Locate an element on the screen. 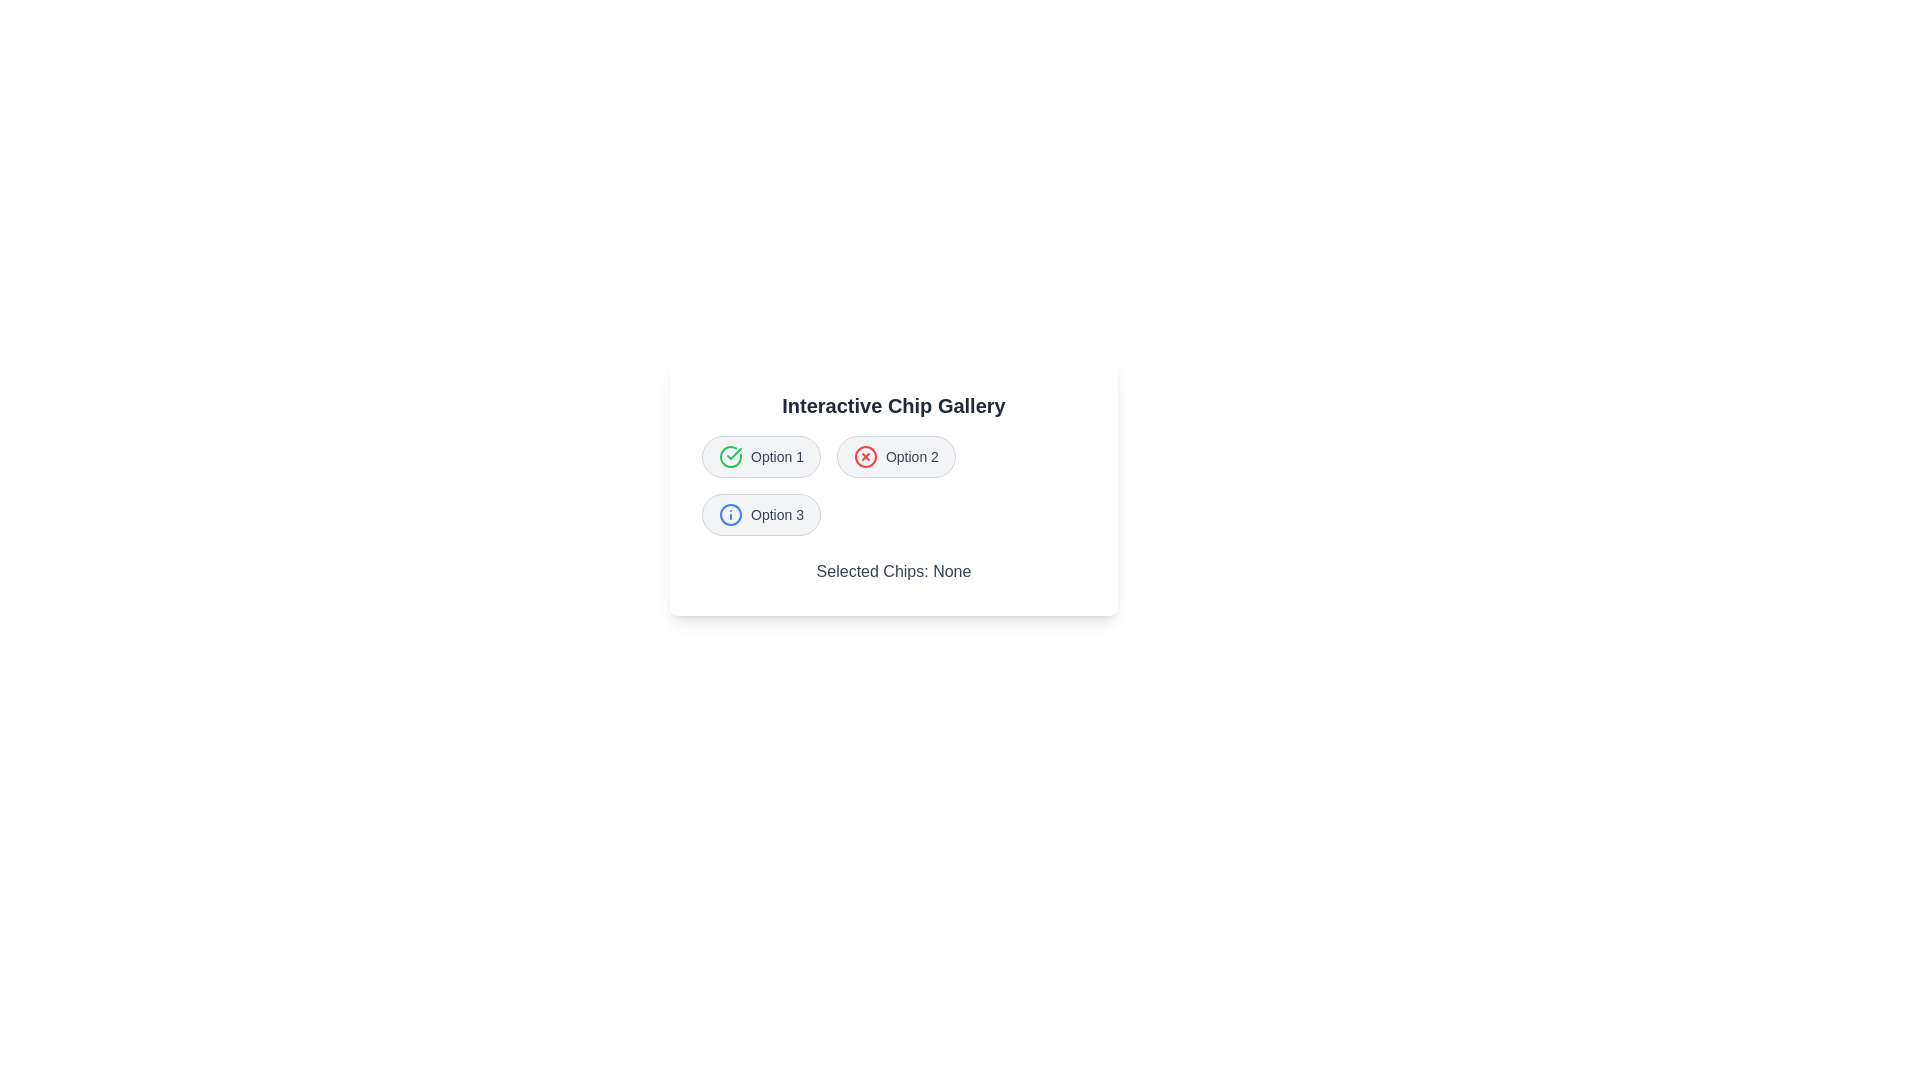 Image resolution: width=1920 pixels, height=1080 pixels. the chip labeled Option 1 to observe its icon is located at coordinates (760, 456).